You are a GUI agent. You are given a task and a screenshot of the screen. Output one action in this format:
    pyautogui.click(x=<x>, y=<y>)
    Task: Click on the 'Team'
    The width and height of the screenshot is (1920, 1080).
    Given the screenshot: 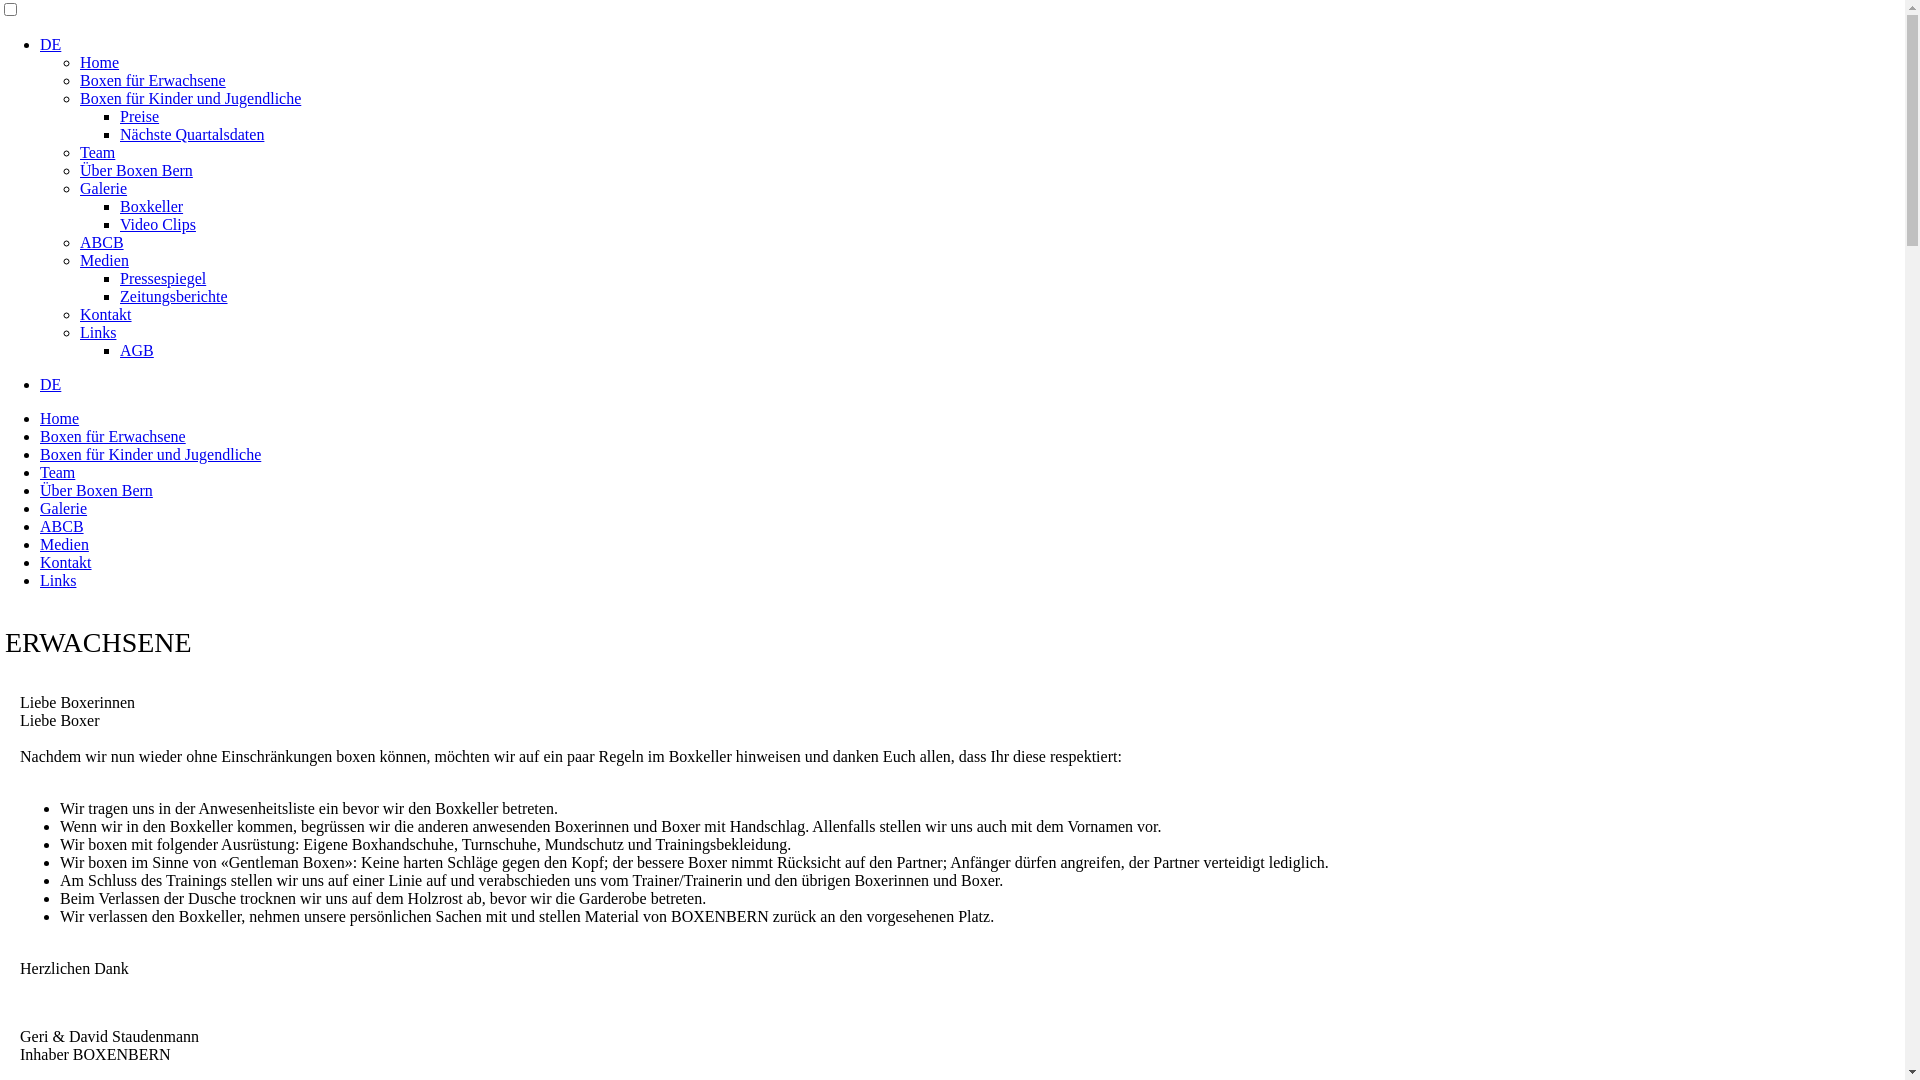 What is the action you would take?
    pyautogui.click(x=96, y=151)
    